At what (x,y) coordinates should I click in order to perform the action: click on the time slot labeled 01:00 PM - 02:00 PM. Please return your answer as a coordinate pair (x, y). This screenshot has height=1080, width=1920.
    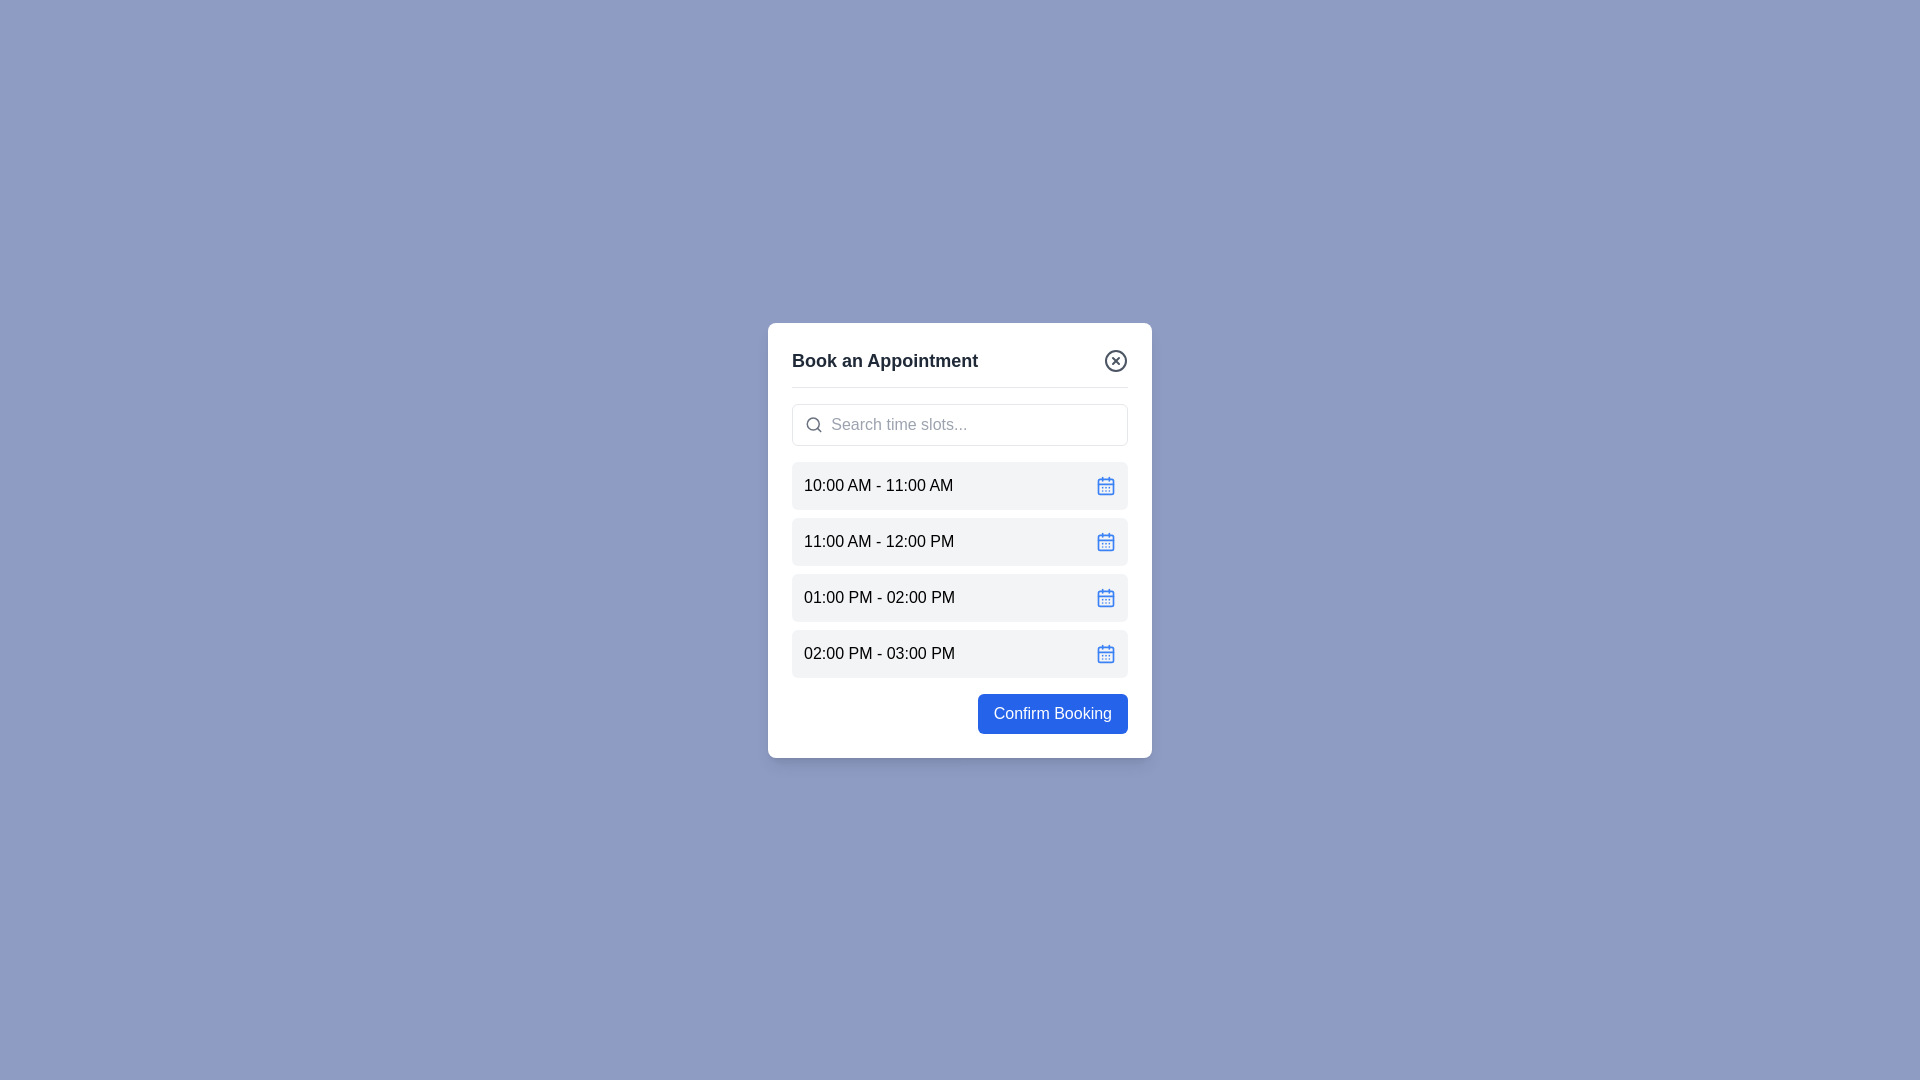
    Looking at the image, I should click on (960, 596).